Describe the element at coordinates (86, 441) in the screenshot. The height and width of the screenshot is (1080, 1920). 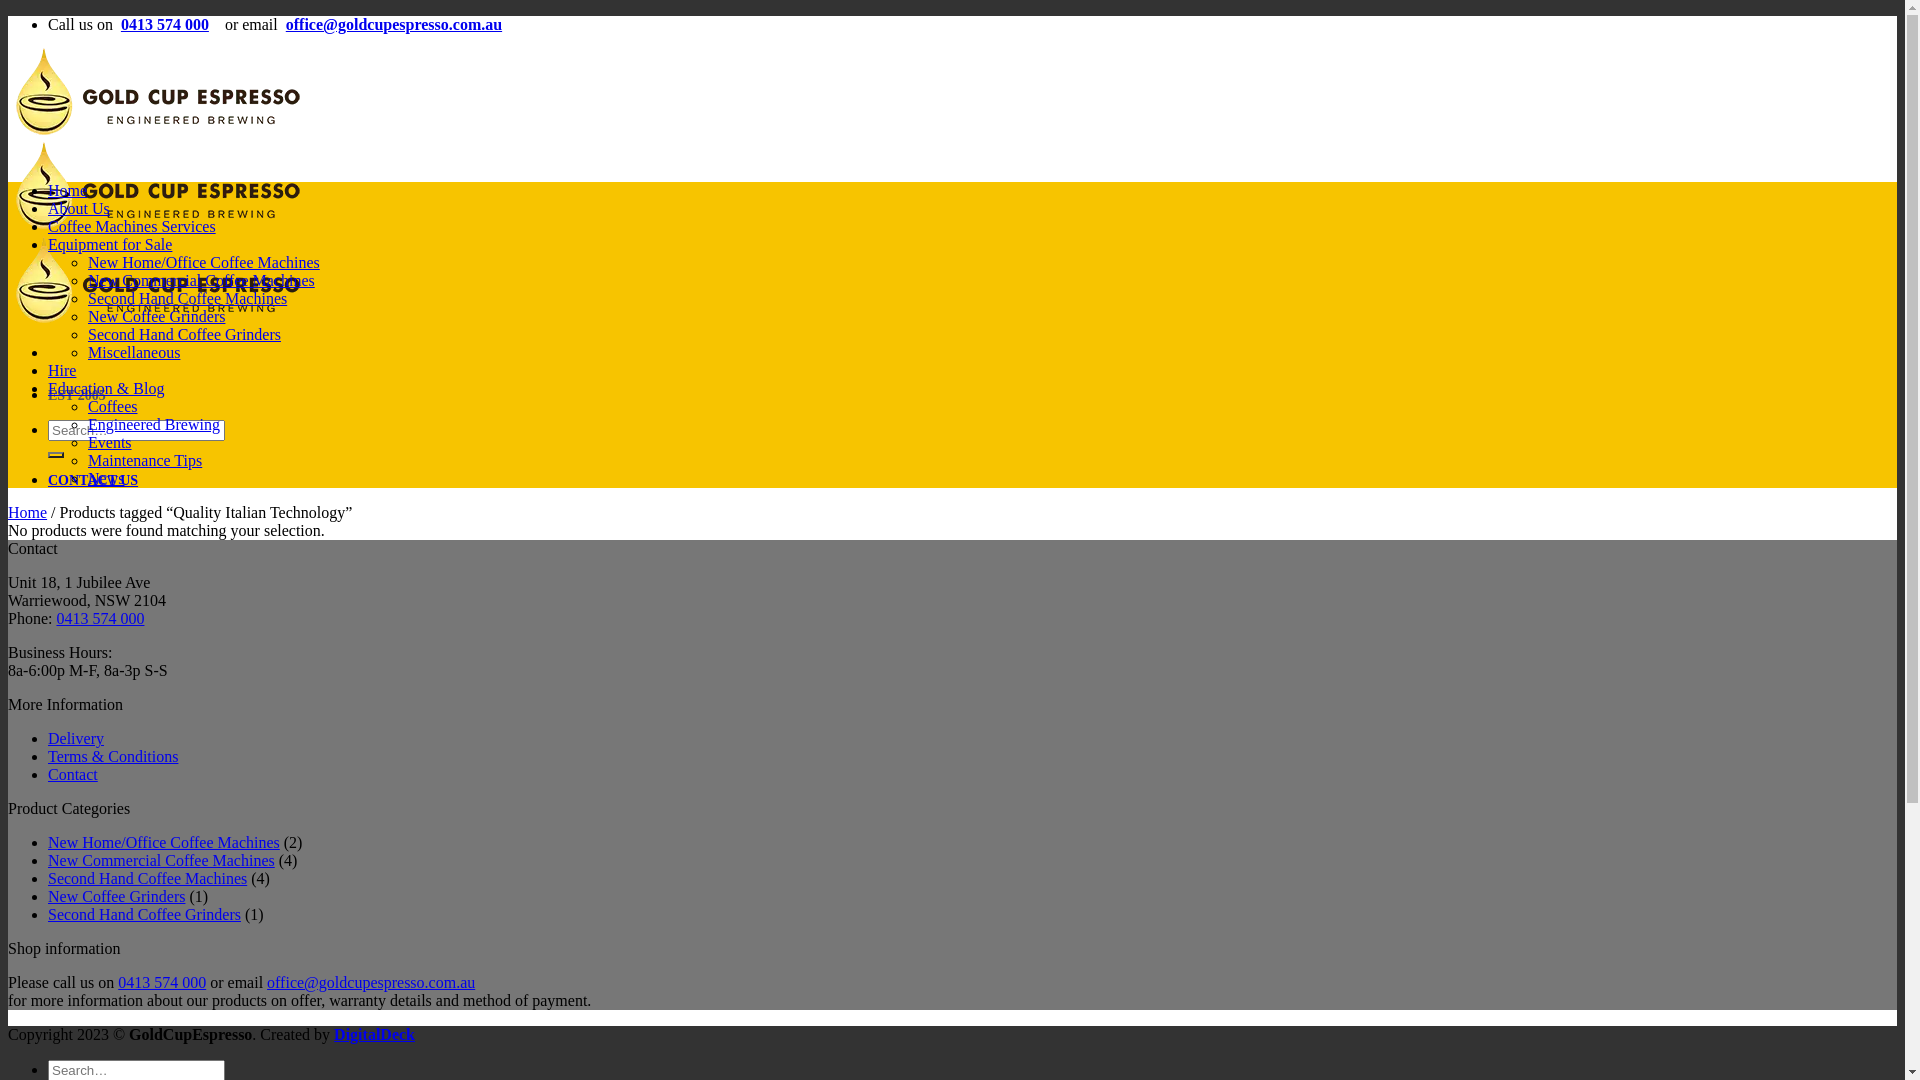
I see `'Events'` at that location.